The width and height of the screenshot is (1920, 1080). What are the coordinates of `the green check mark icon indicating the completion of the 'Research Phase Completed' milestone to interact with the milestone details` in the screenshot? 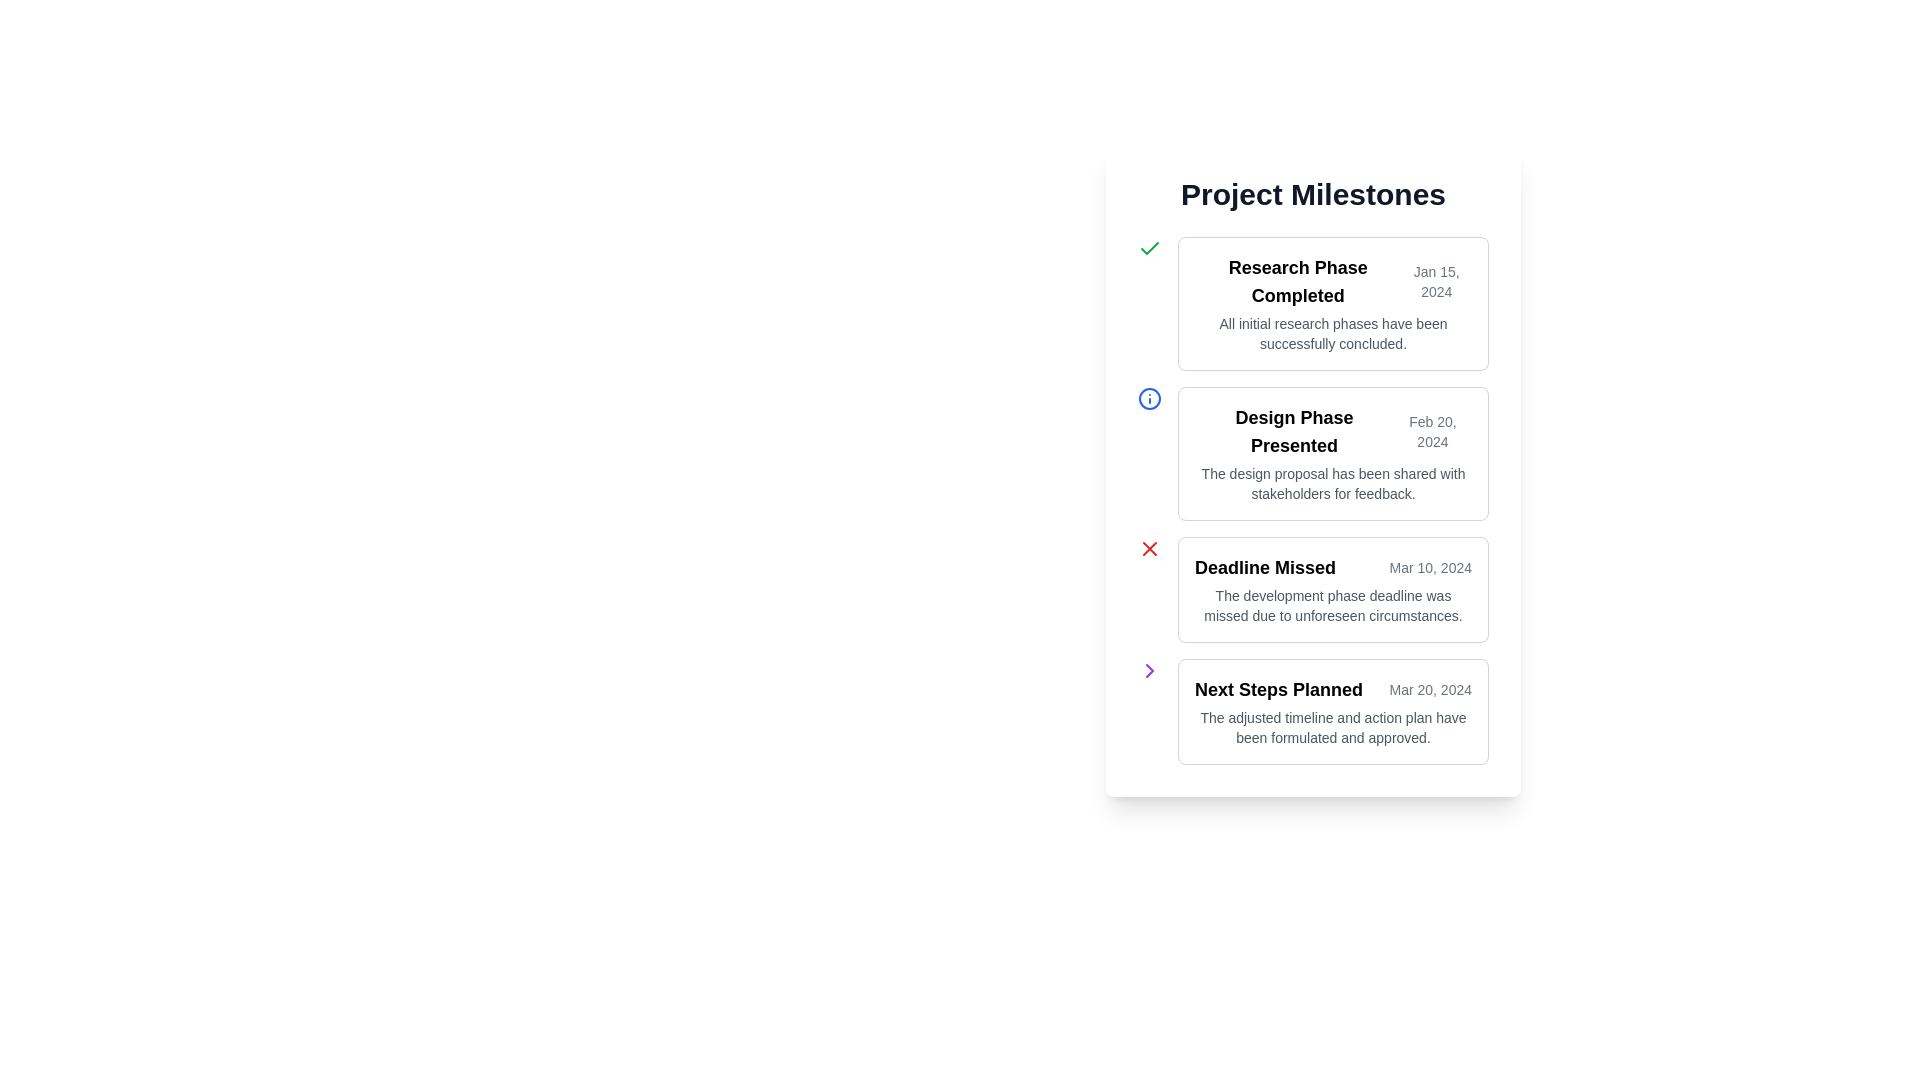 It's located at (1150, 248).